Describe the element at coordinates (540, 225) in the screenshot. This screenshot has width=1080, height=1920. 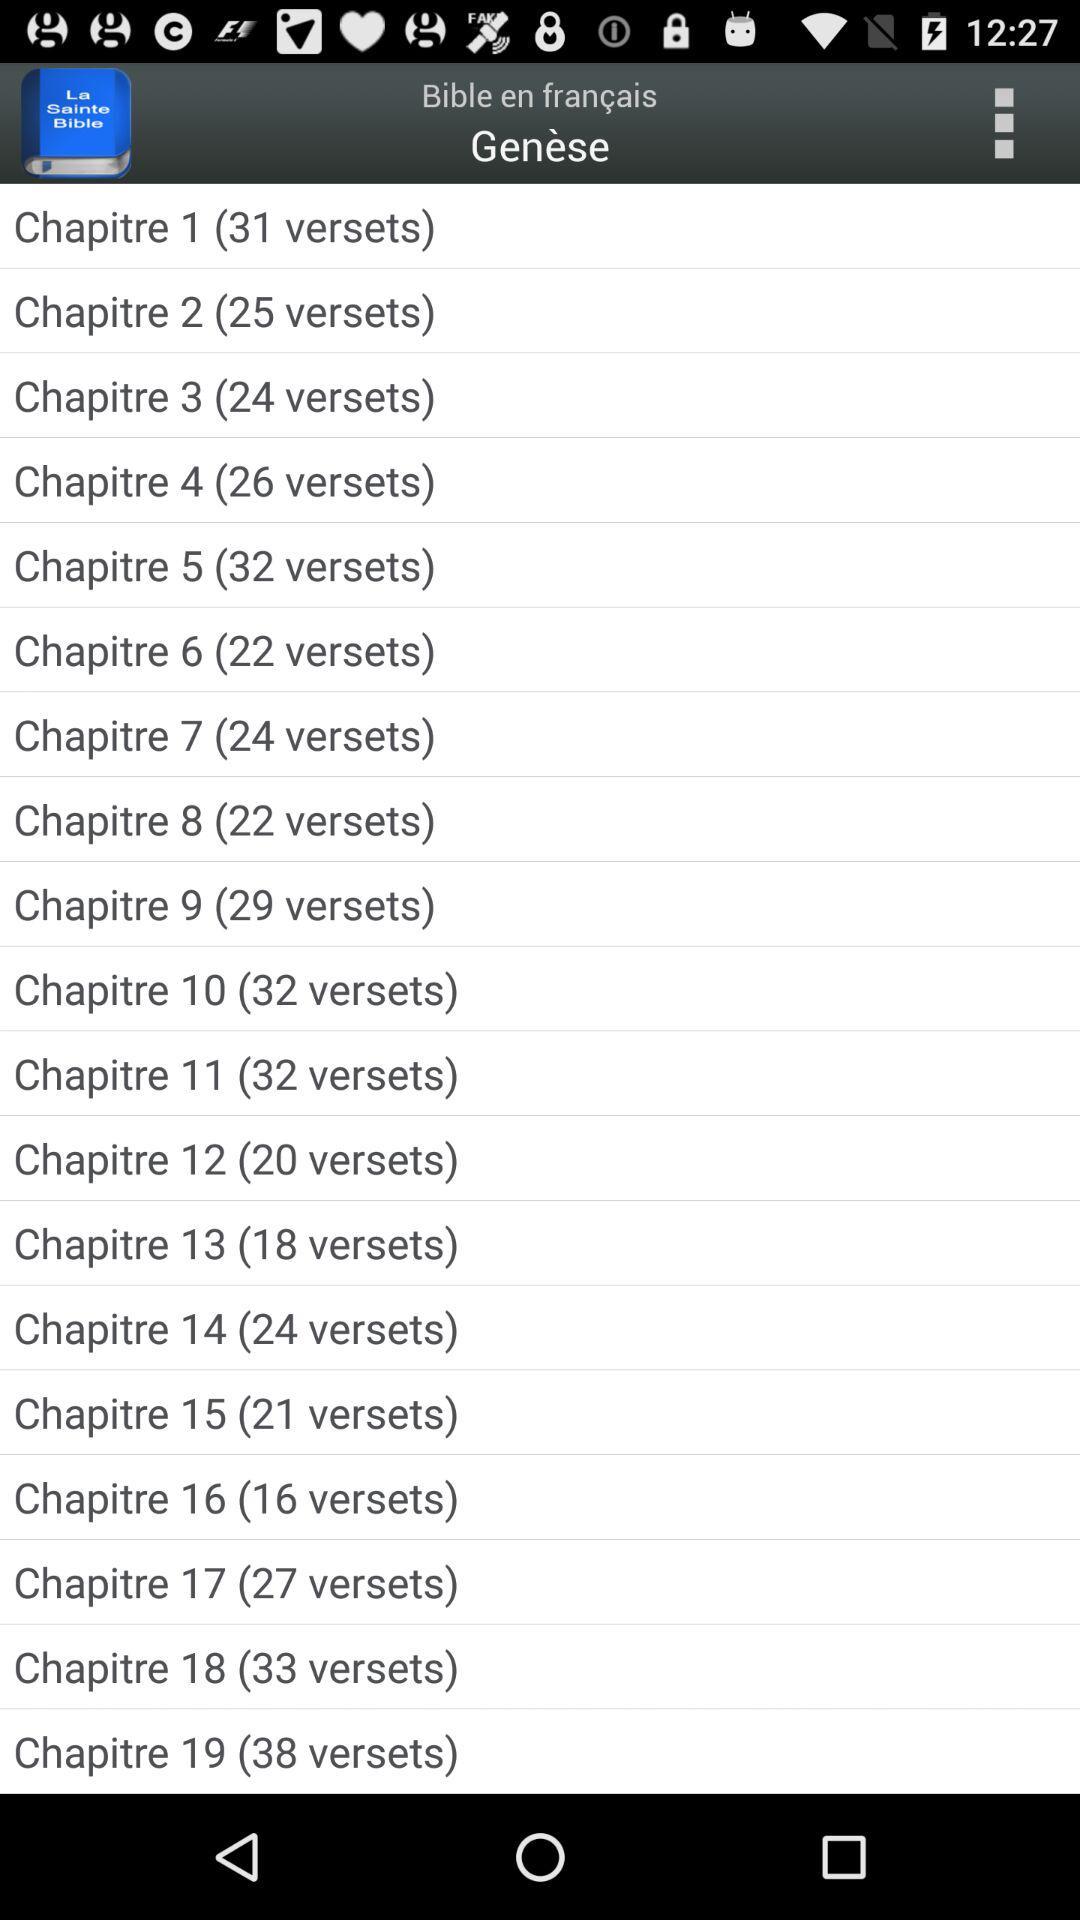
I see `chapitre 1 31` at that location.